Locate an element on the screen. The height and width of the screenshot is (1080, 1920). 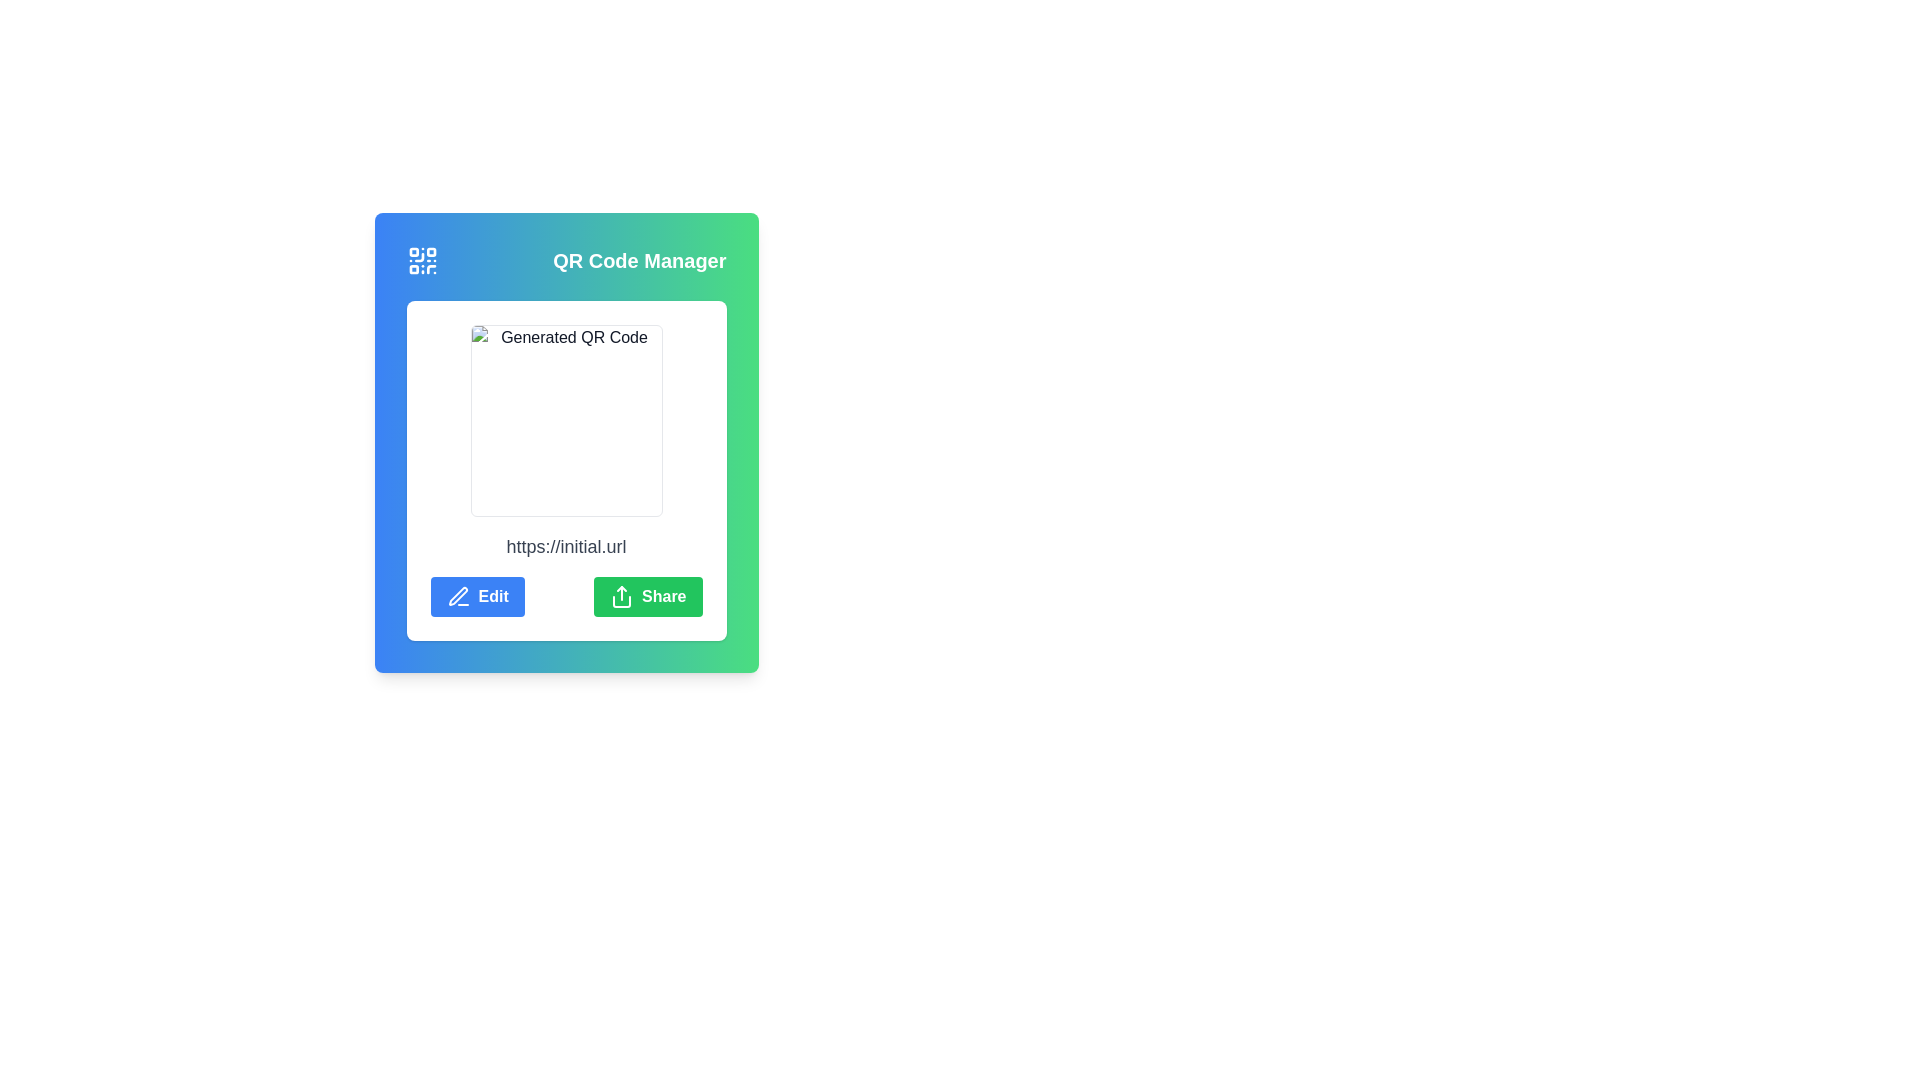
the 'Share' button with a green background and white text is located at coordinates (648, 596).